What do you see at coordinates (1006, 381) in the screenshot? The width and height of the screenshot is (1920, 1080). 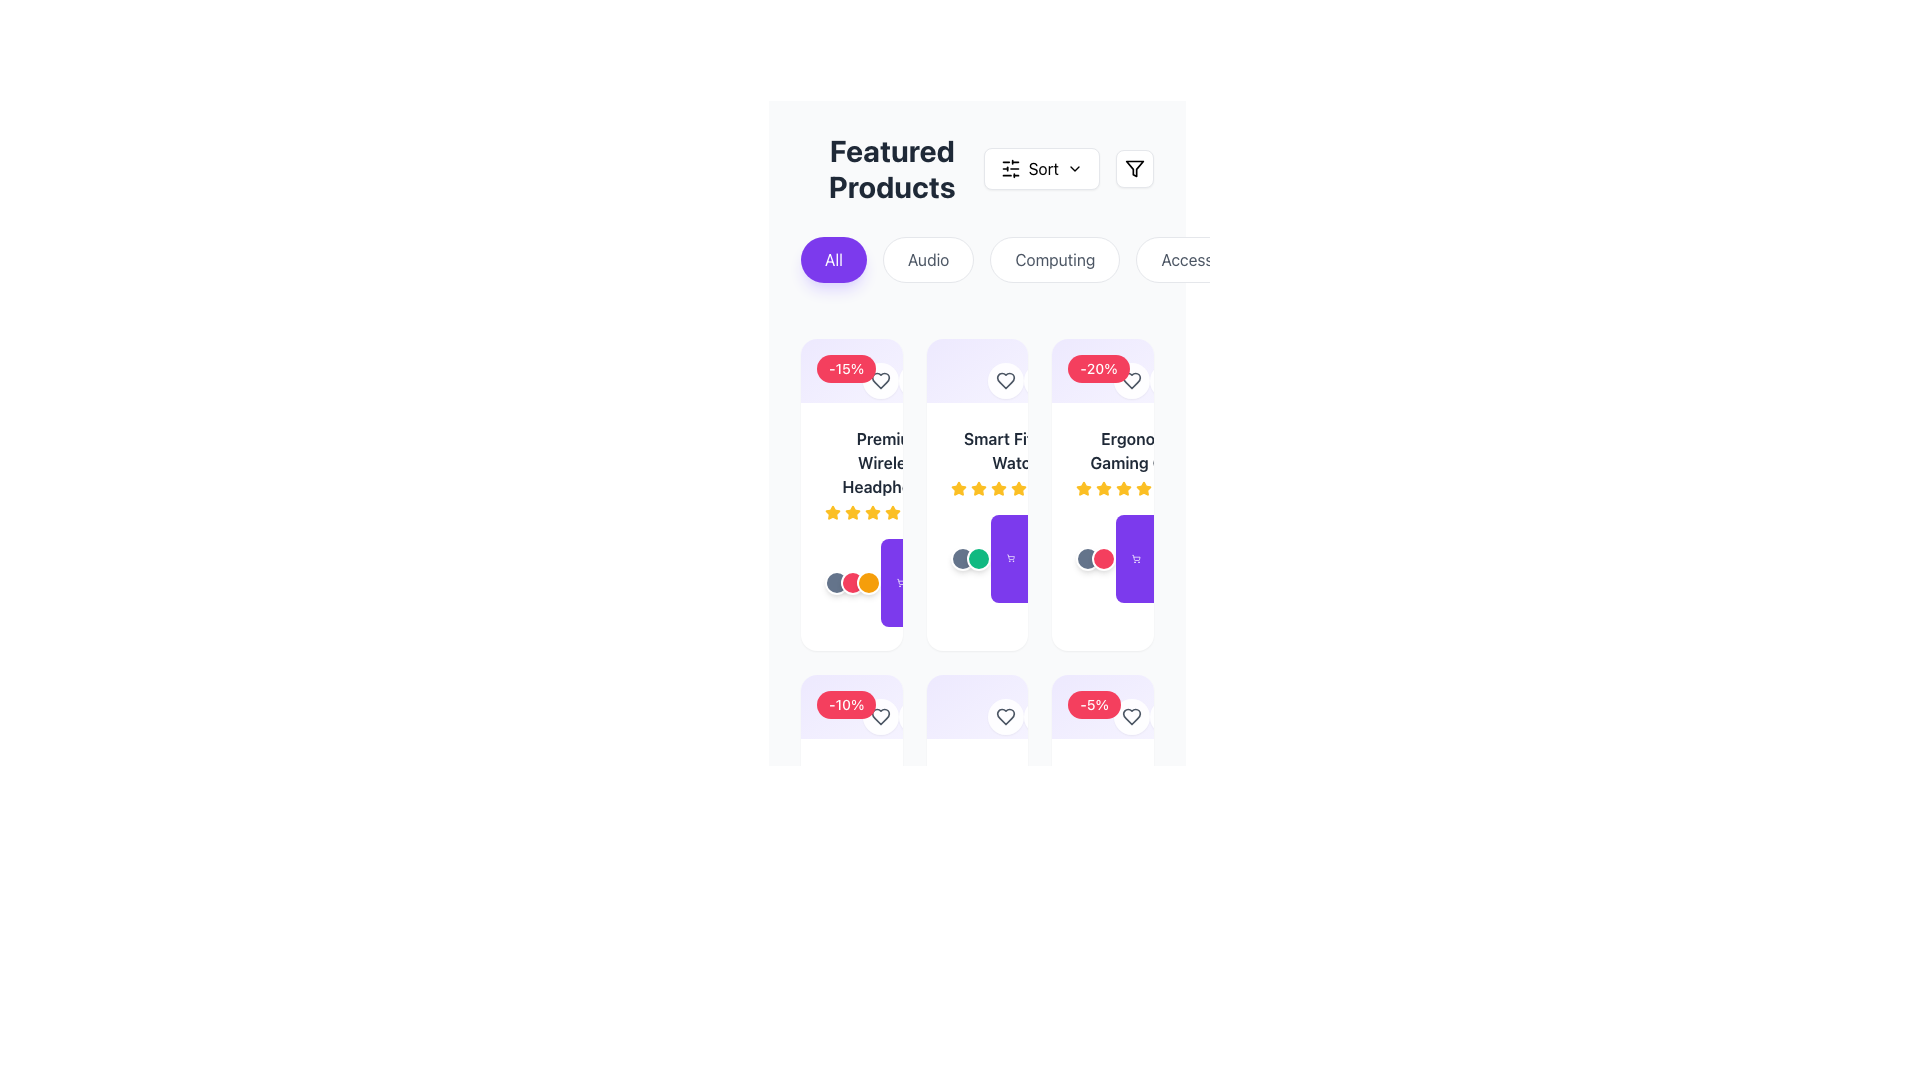 I see `the circular button containing the heart icon in the middle product card` at bounding box center [1006, 381].